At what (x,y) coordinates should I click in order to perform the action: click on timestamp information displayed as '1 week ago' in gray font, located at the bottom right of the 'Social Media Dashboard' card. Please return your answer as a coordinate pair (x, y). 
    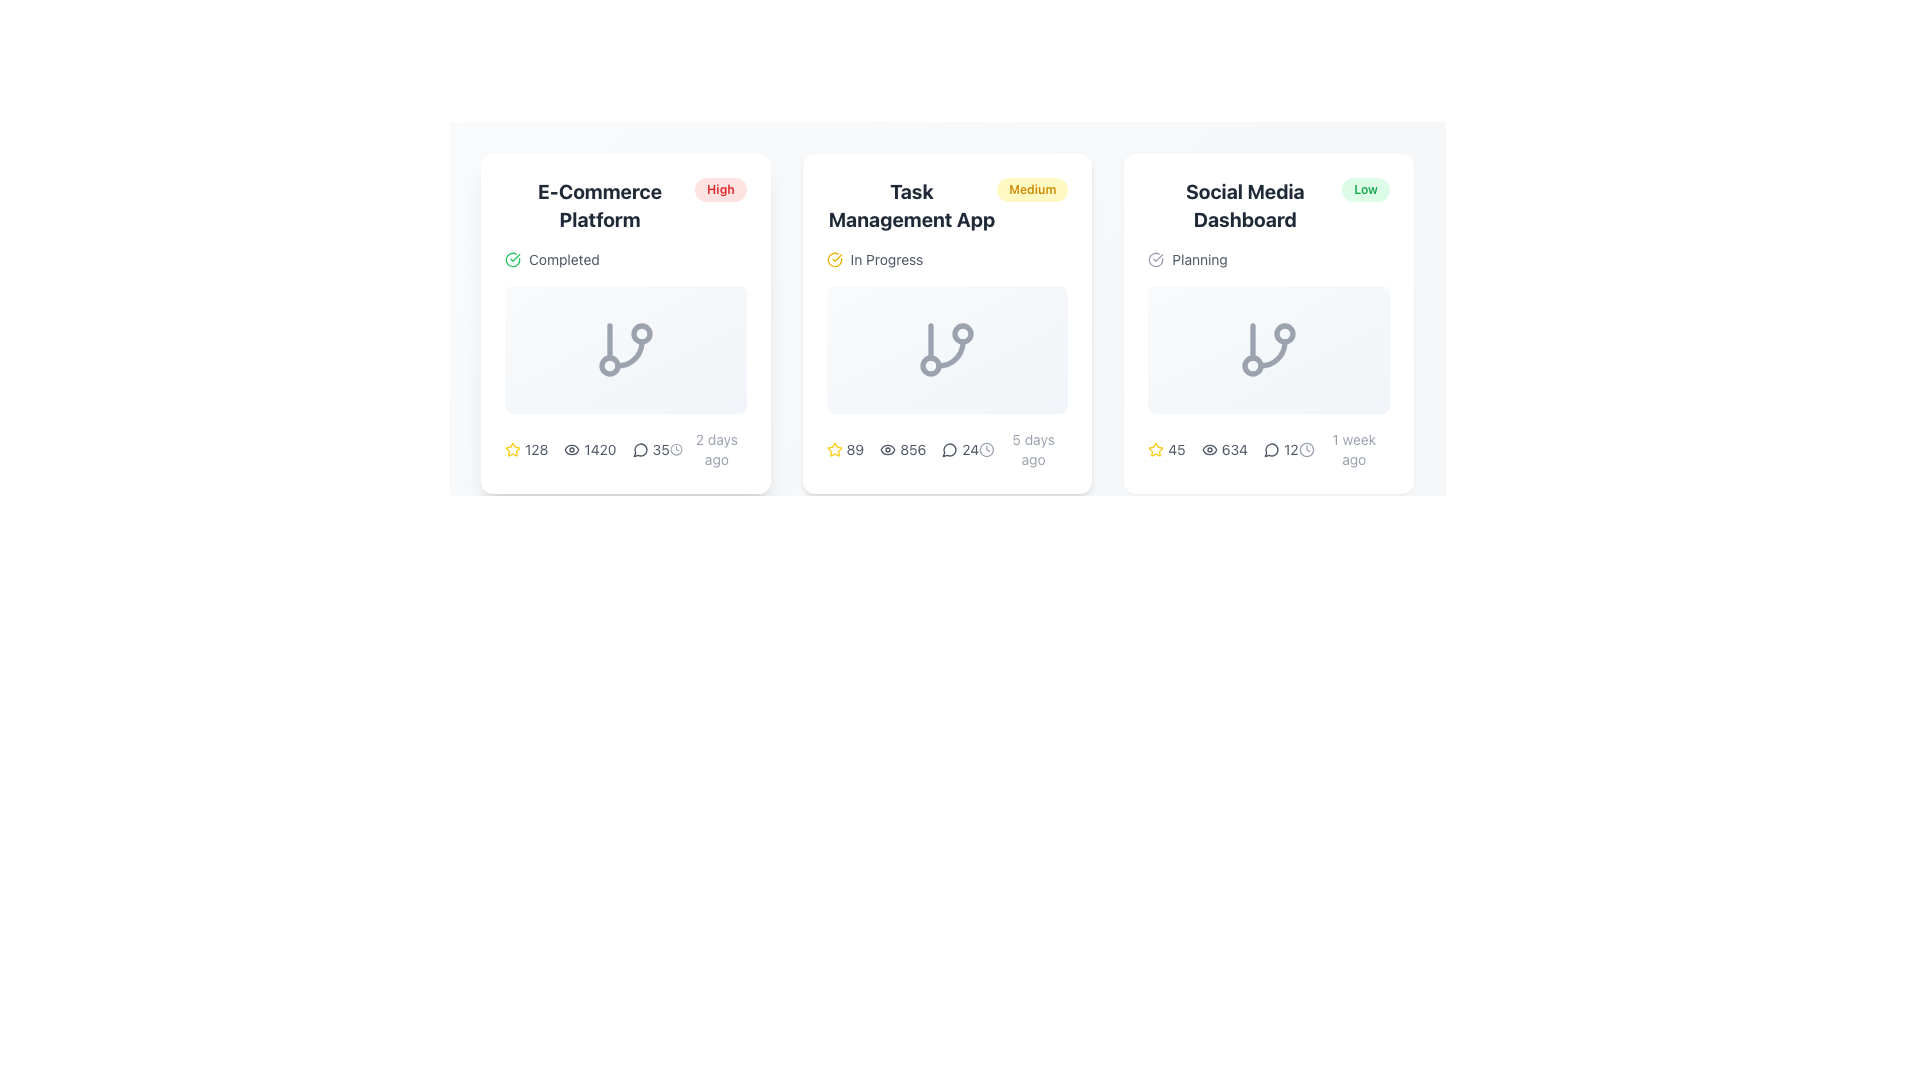
    Looking at the image, I should click on (1344, 450).